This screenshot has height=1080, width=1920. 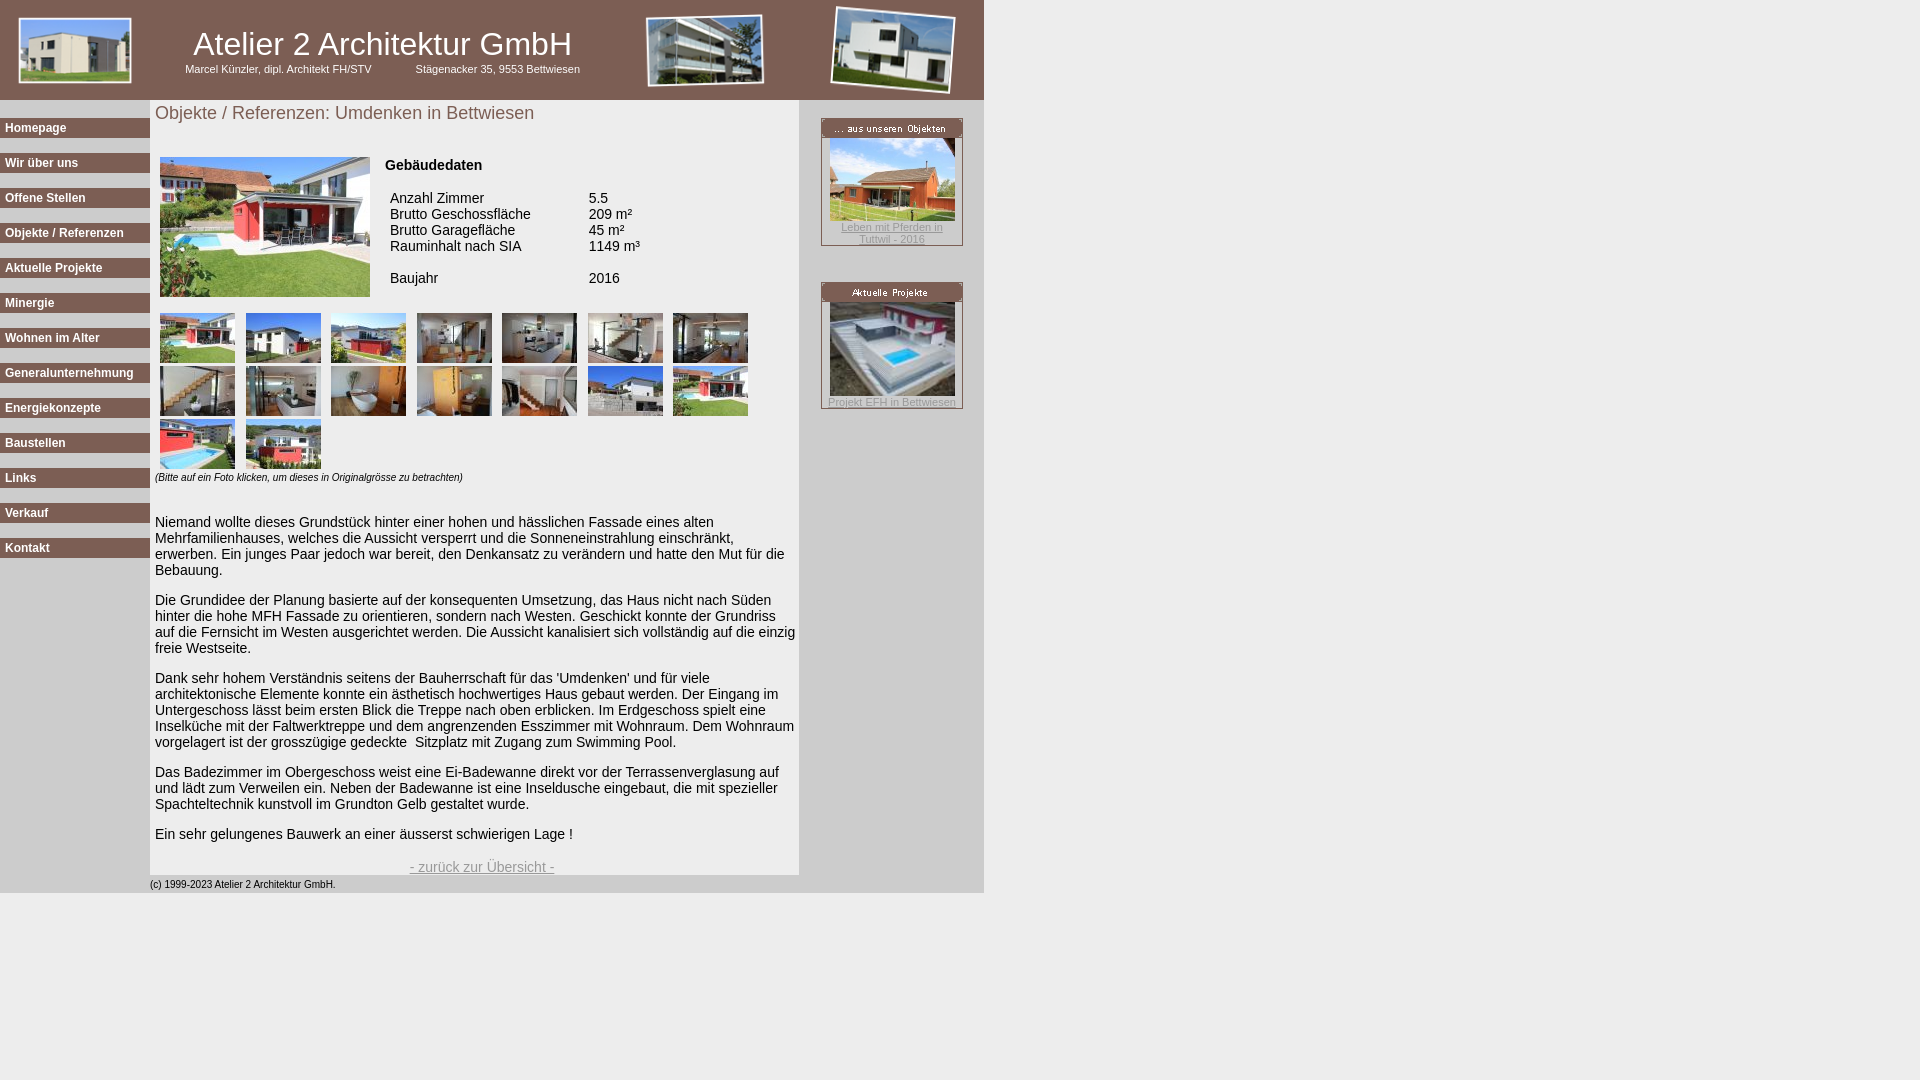 What do you see at coordinates (45, 197) in the screenshot?
I see `'Offene Stellen'` at bounding box center [45, 197].